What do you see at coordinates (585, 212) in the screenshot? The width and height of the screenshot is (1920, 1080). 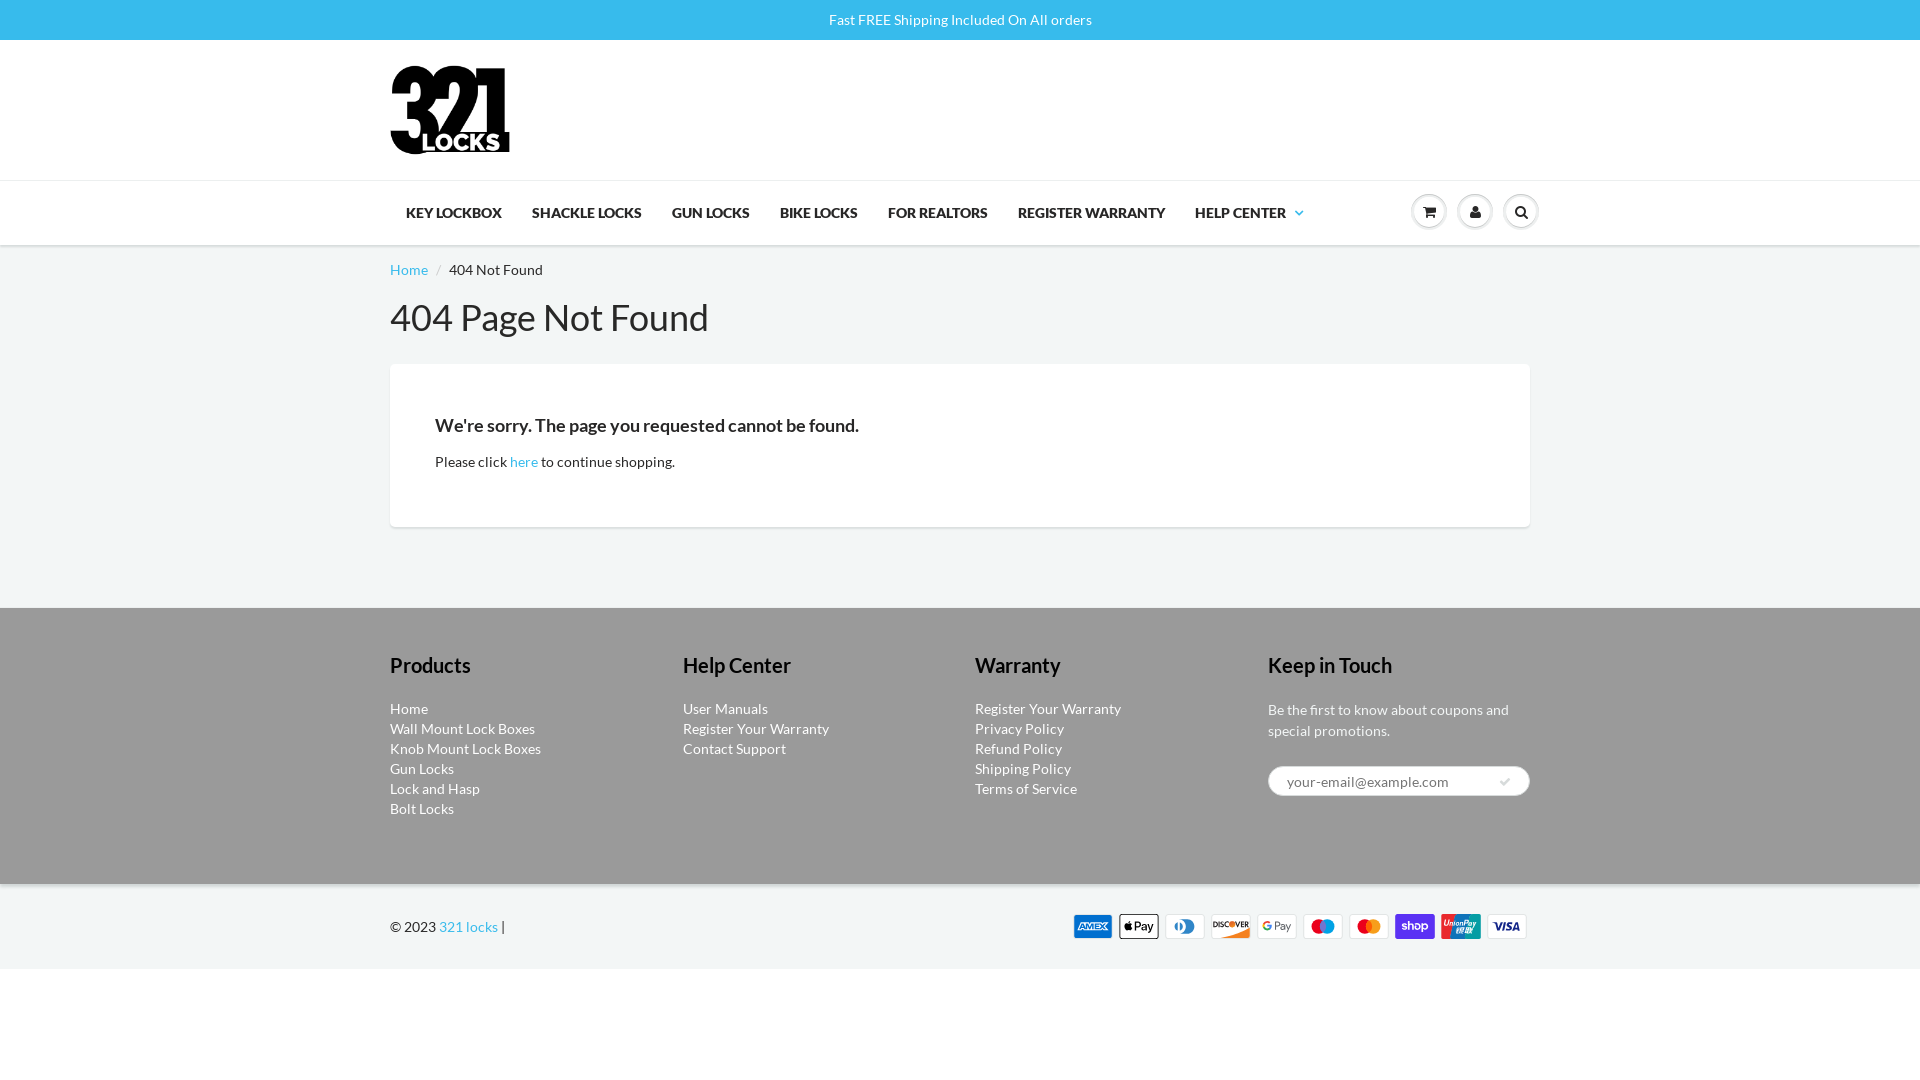 I see `'SHACKLE LOCKS'` at bounding box center [585, 212].